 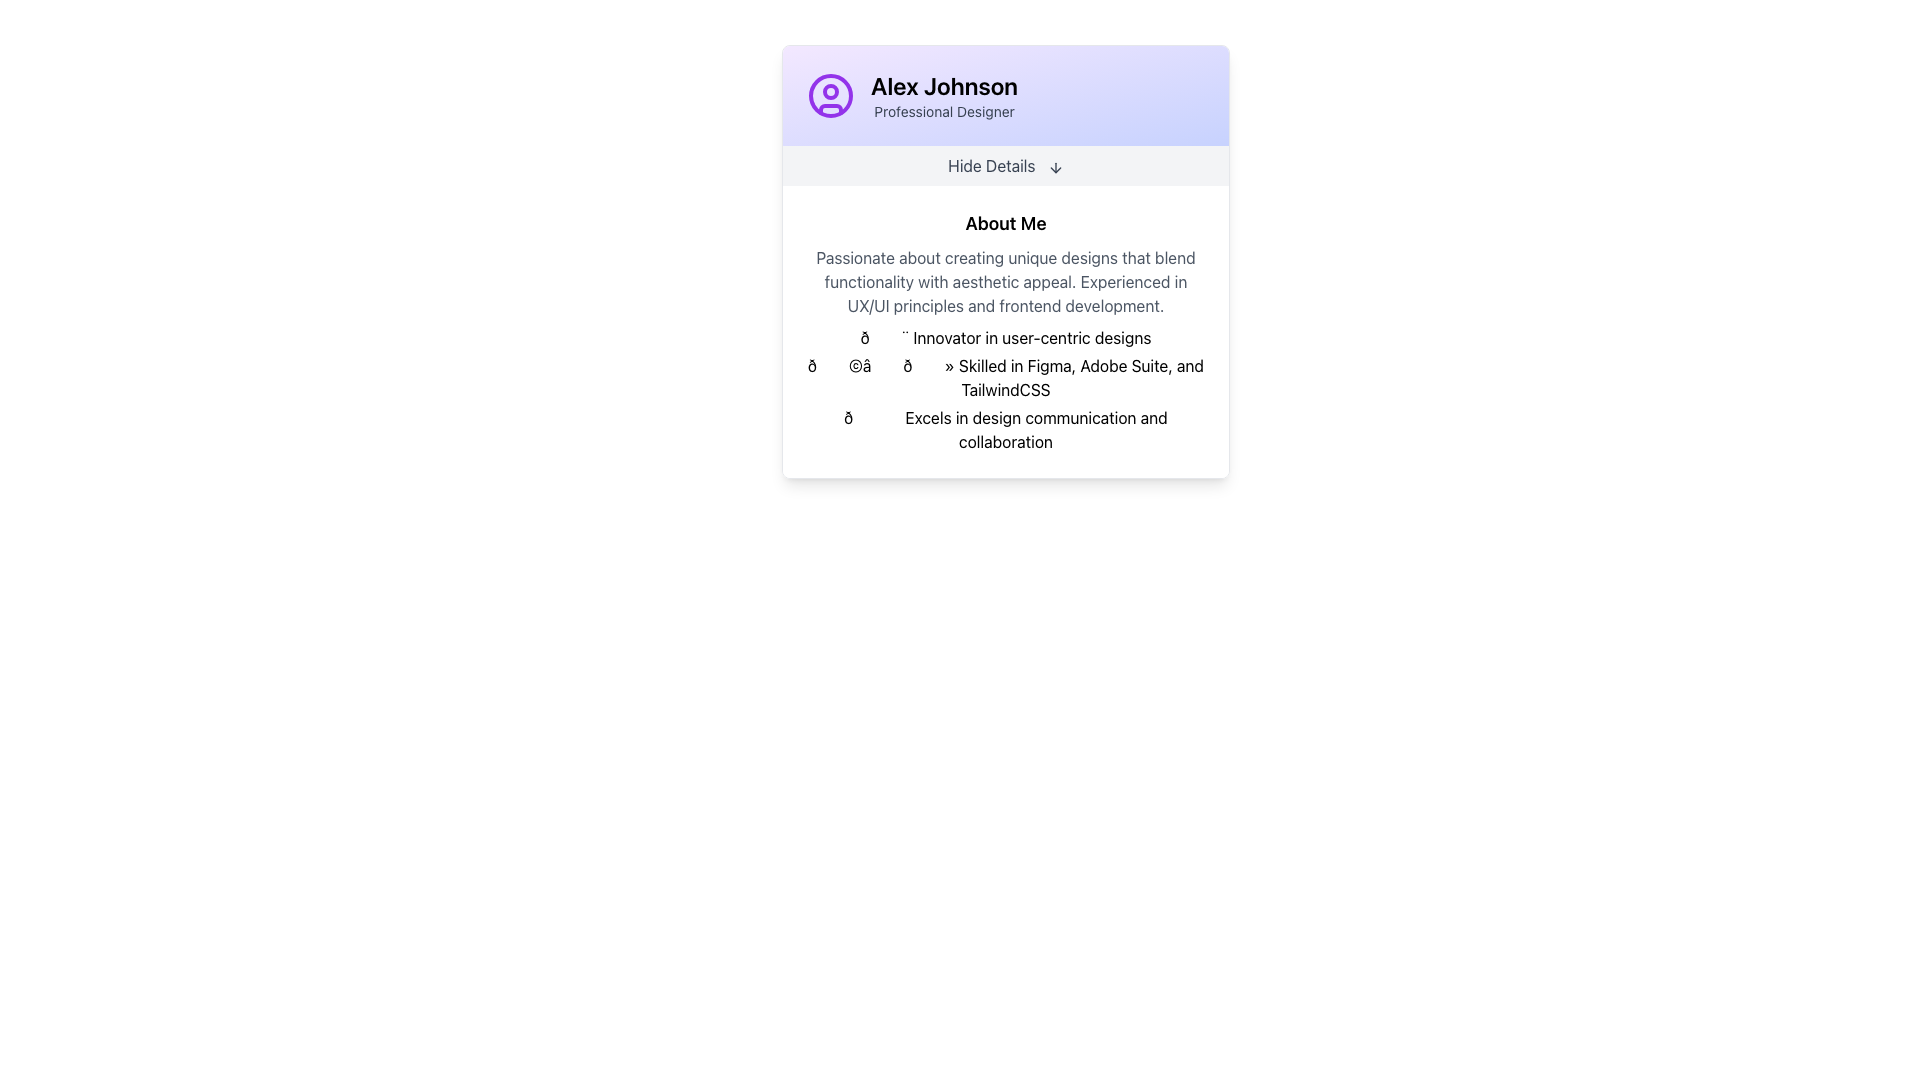 I want to click on the downward arrow icon within the 'Hide Details' button, so click(x=1054, y=166).